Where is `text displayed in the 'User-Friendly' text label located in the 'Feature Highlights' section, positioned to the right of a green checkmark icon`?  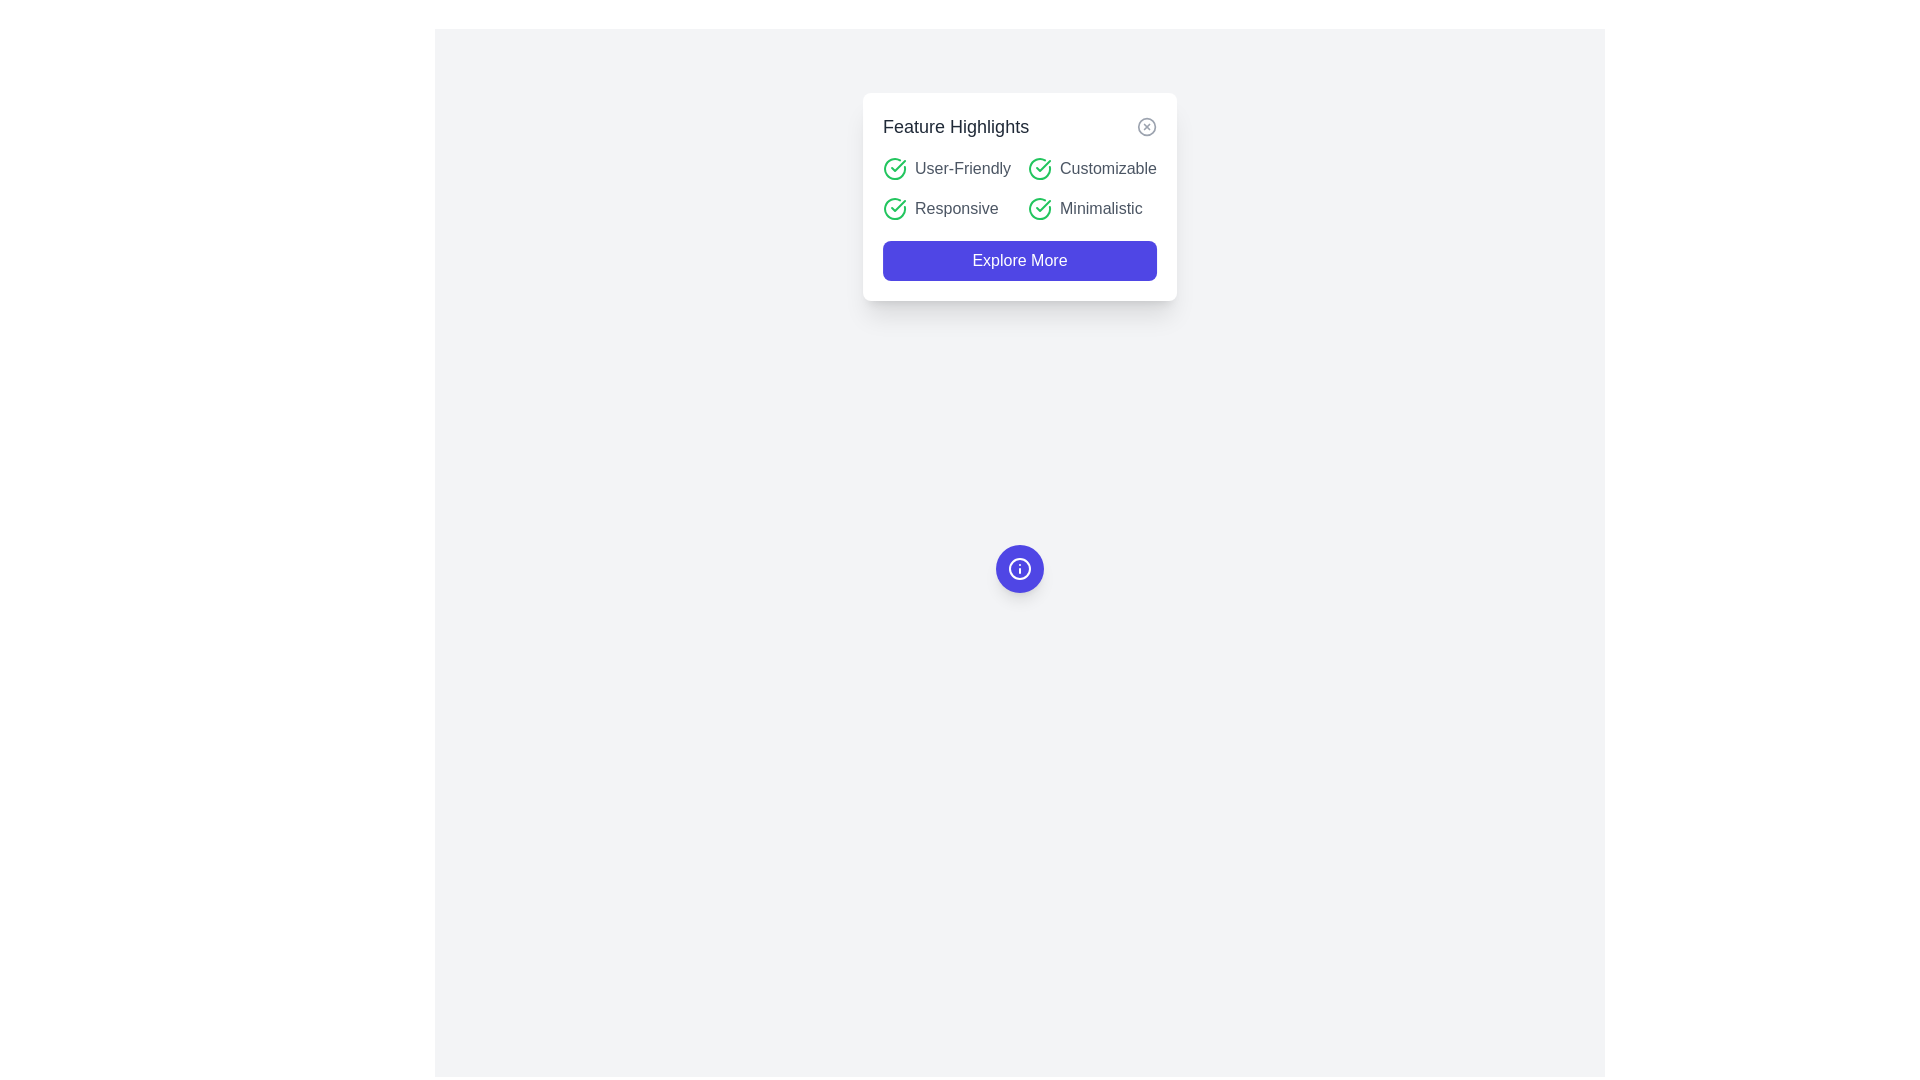
text displayed in the 'User-Friendly' text label located in the 'Feature Highlights' section, positioned to the right of a green checkmark icon is located at coordinates (963, 168).